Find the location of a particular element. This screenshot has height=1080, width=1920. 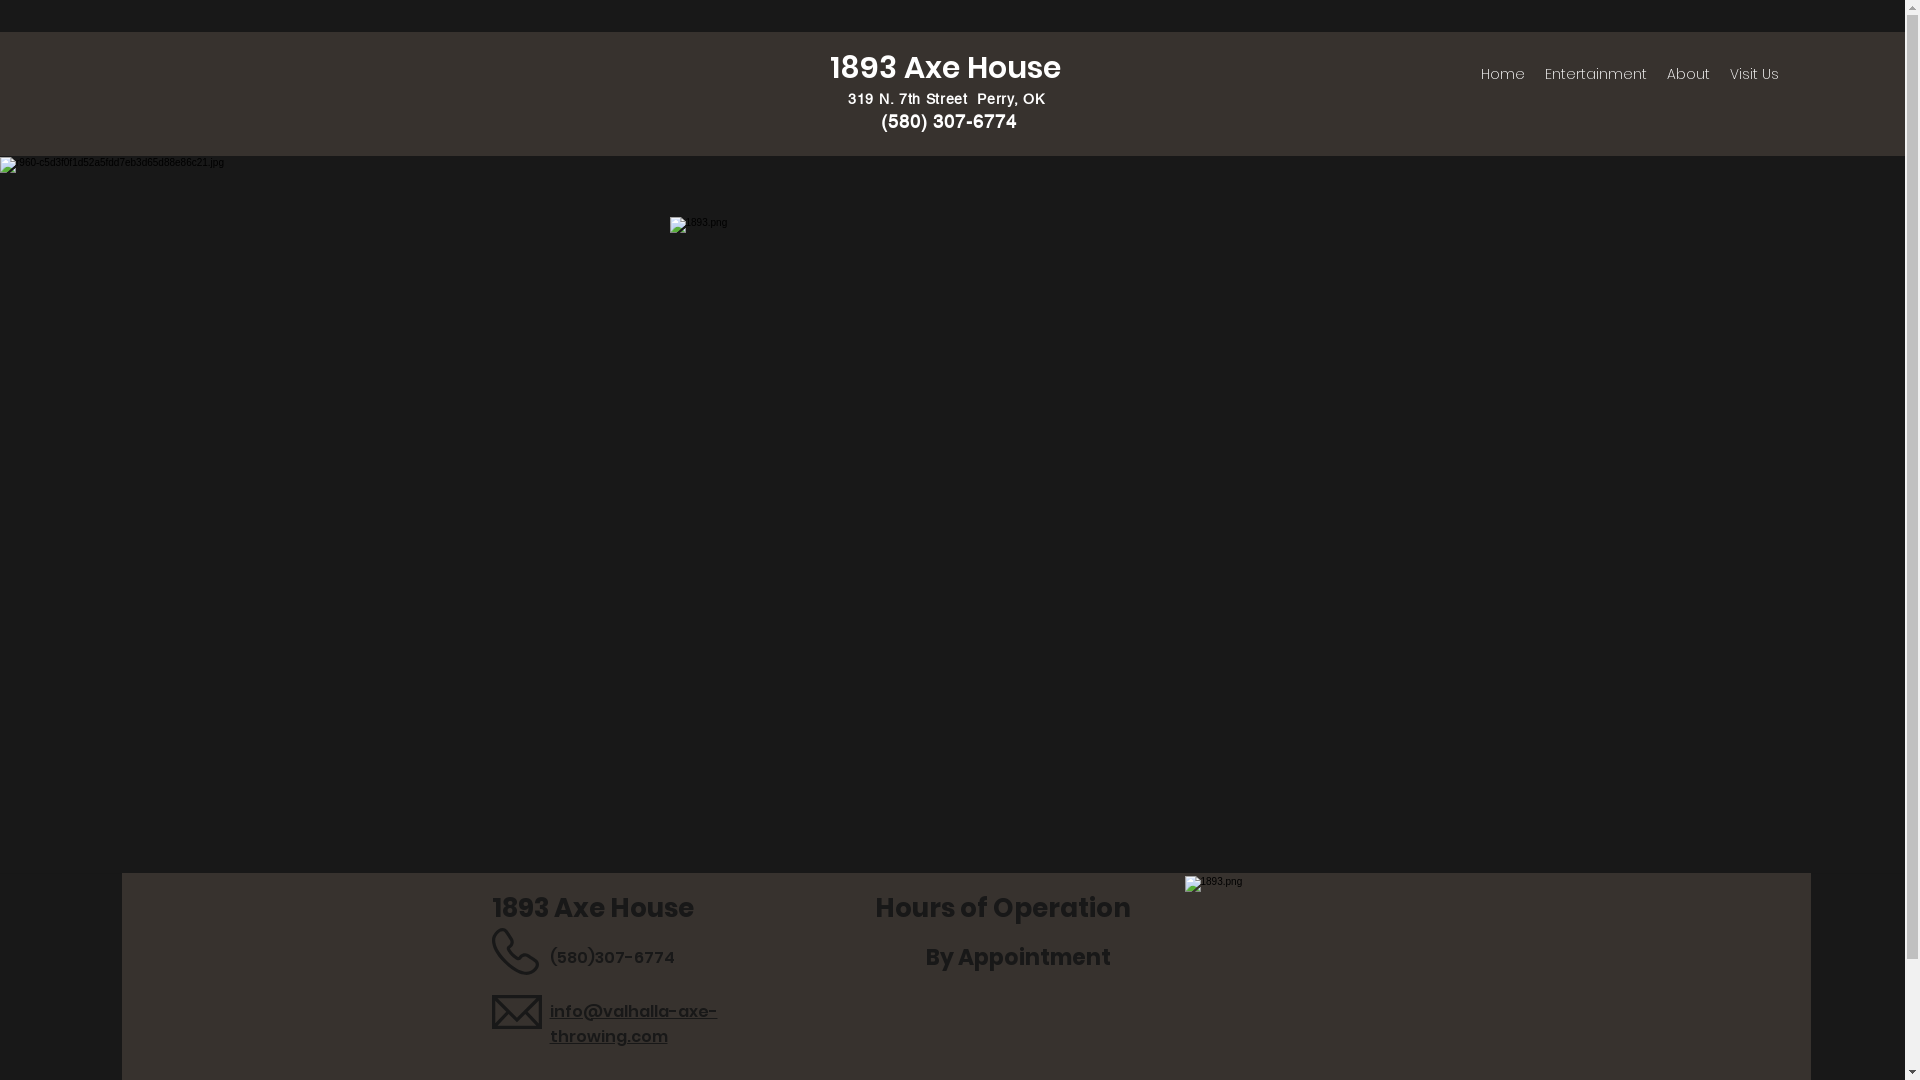

'Visit Us' is located at coordinates (1753, 72).